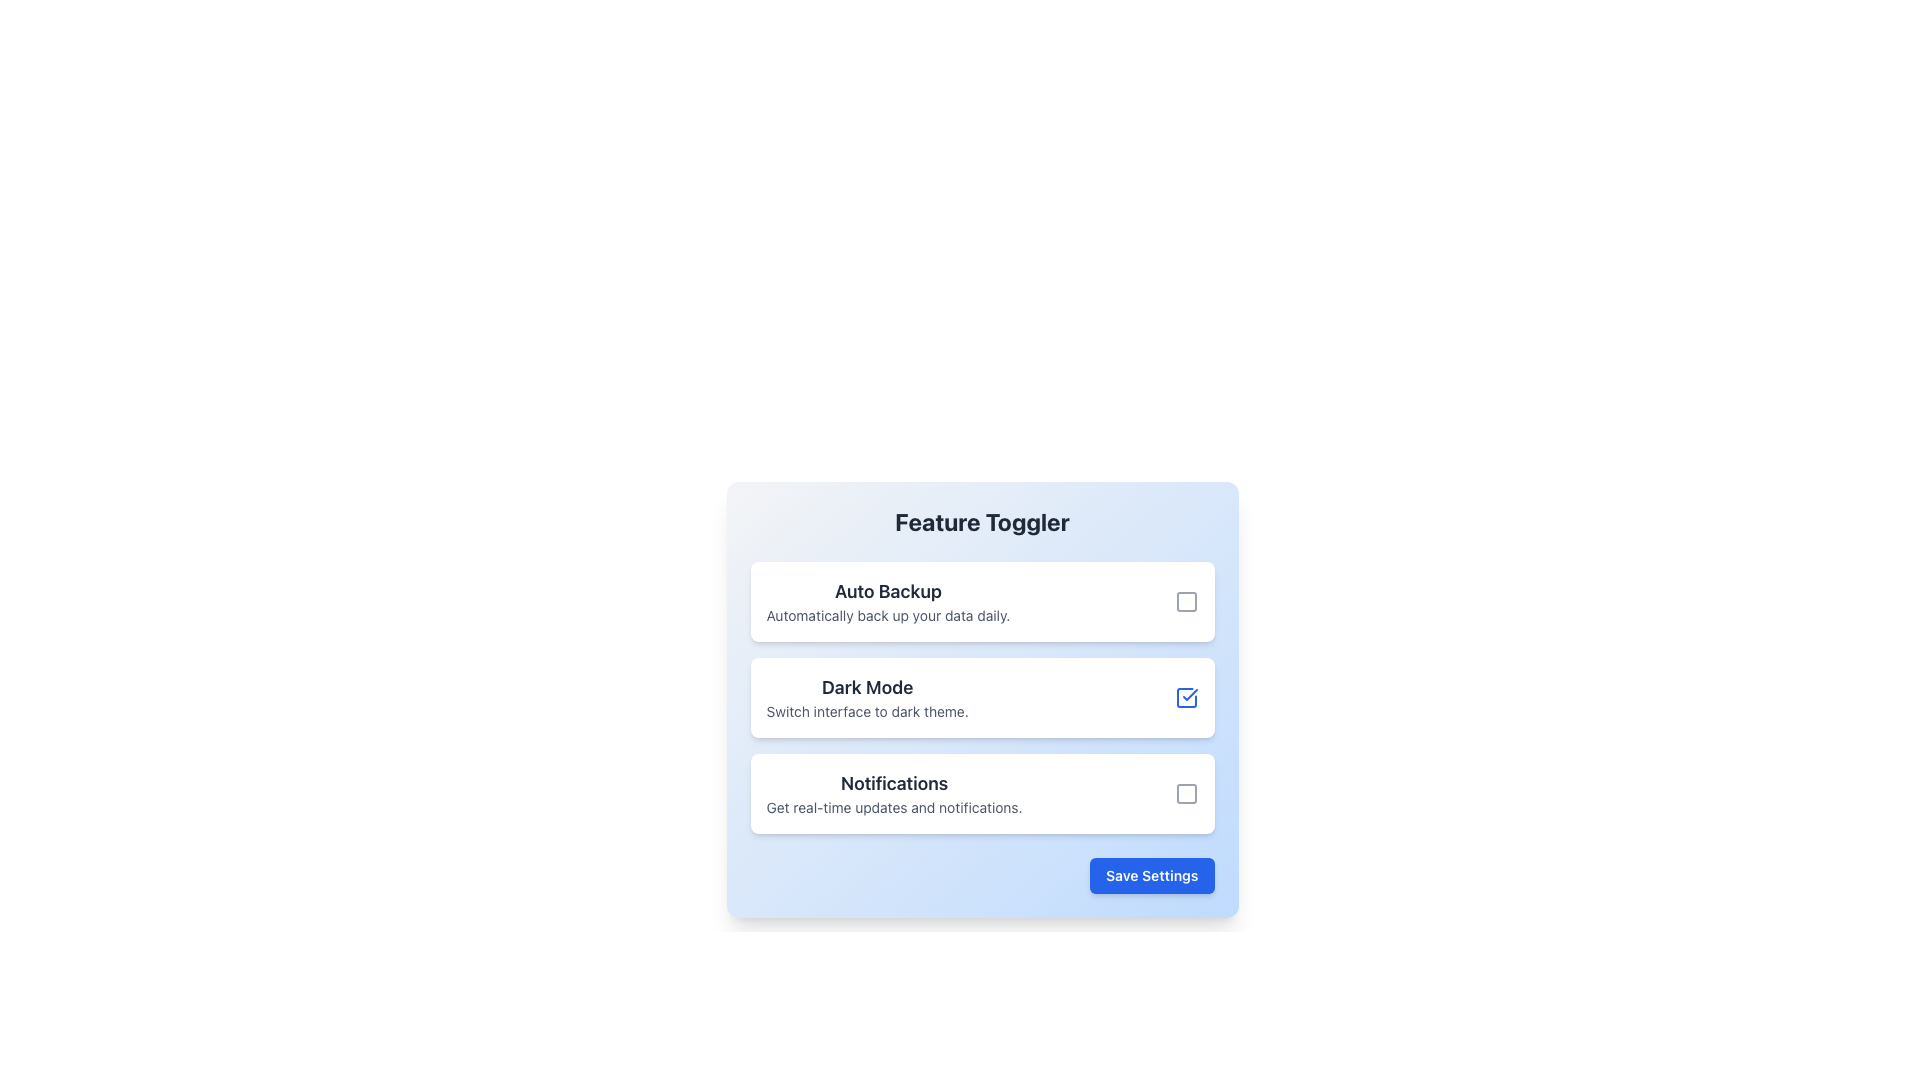  Describe the element at coordinates (1186, 793) in the screenshot. I see `the third toggle switch icon with a gray outline located on the right side of the 'Notifications' entry` at that location.